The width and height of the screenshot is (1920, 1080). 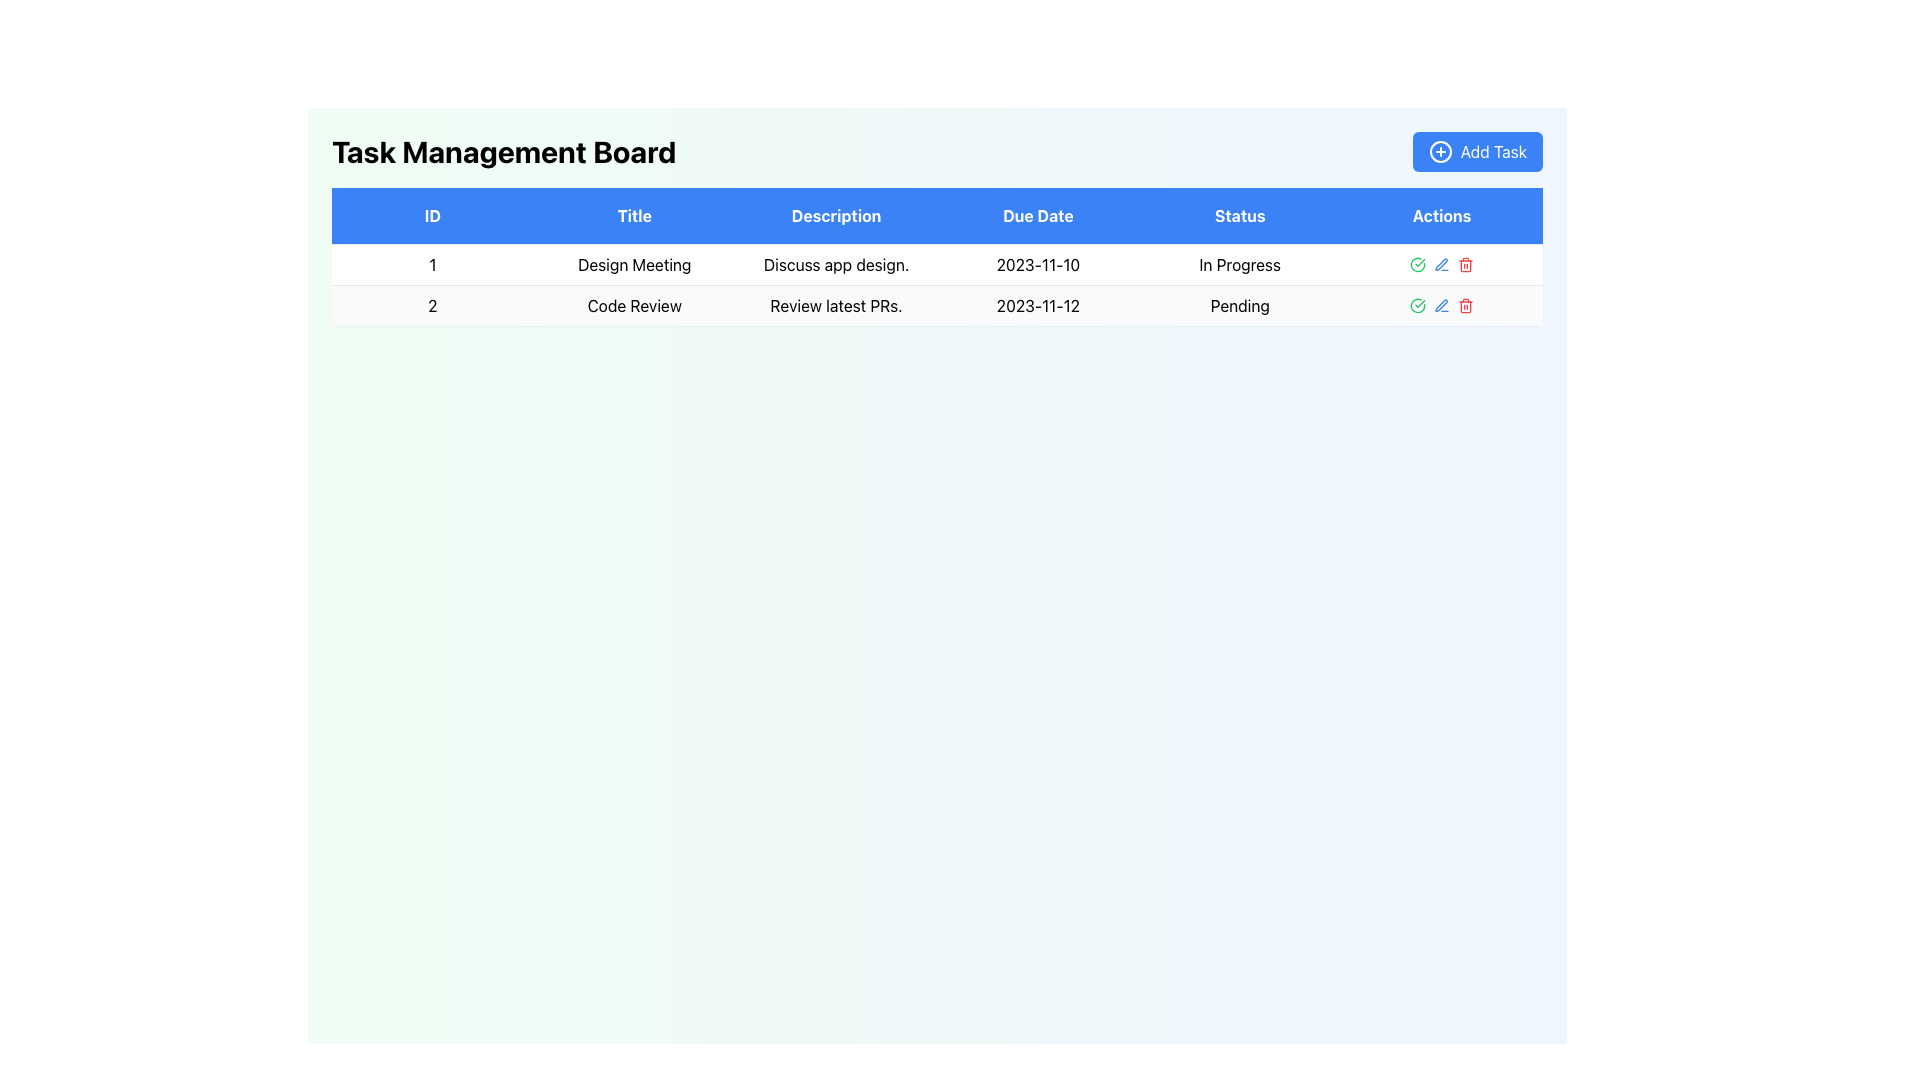 What do you see at coordinates (1477, 150) in the screenshot?
I see `the 'Add Task' button located in the top-right corner of the 'Task Management Board' header to initiate adding a task` at bounding box center [1477, 150].